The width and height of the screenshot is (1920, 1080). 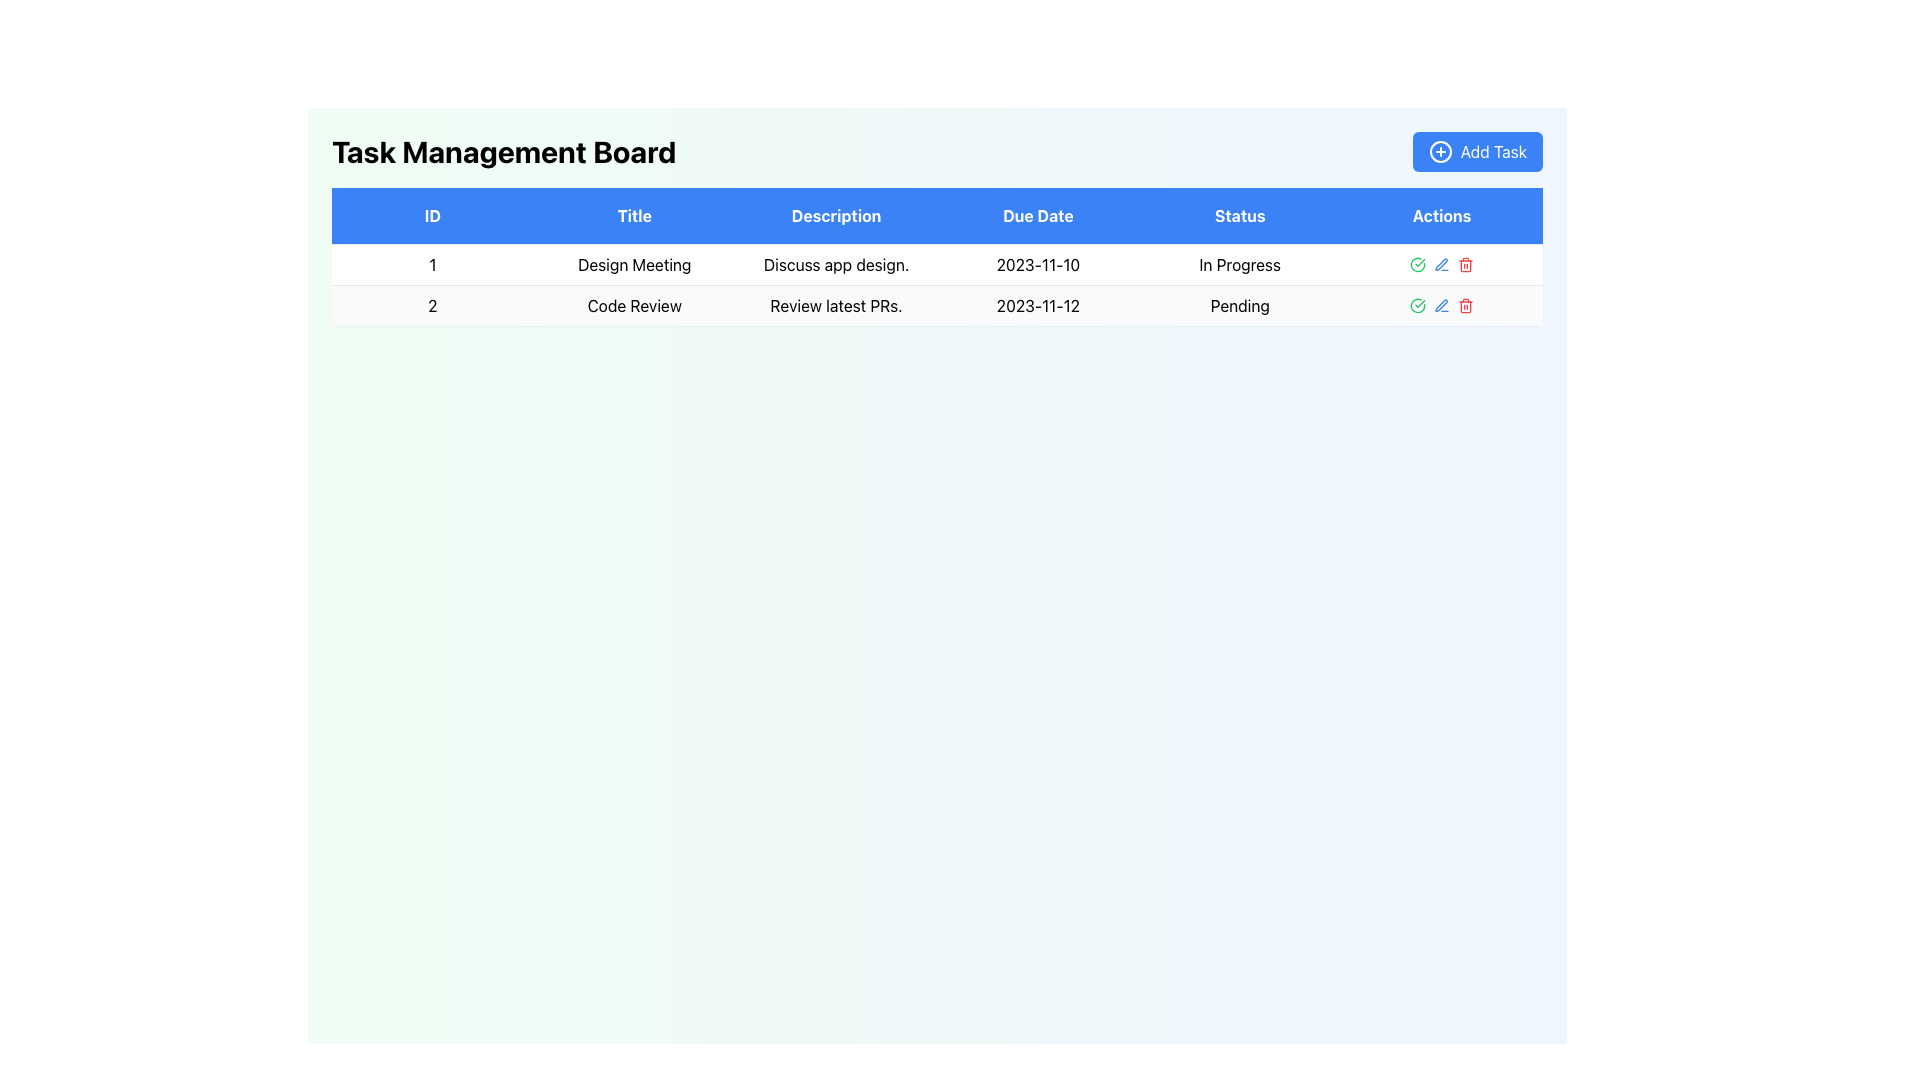 What do you see at coordinates (1477, 150) in the screenshot?
I see `the 'Add Task' button located in the top-right corner of the 'Task Management Board' header to initiate adding a task` at bounding box center [1477, 150].